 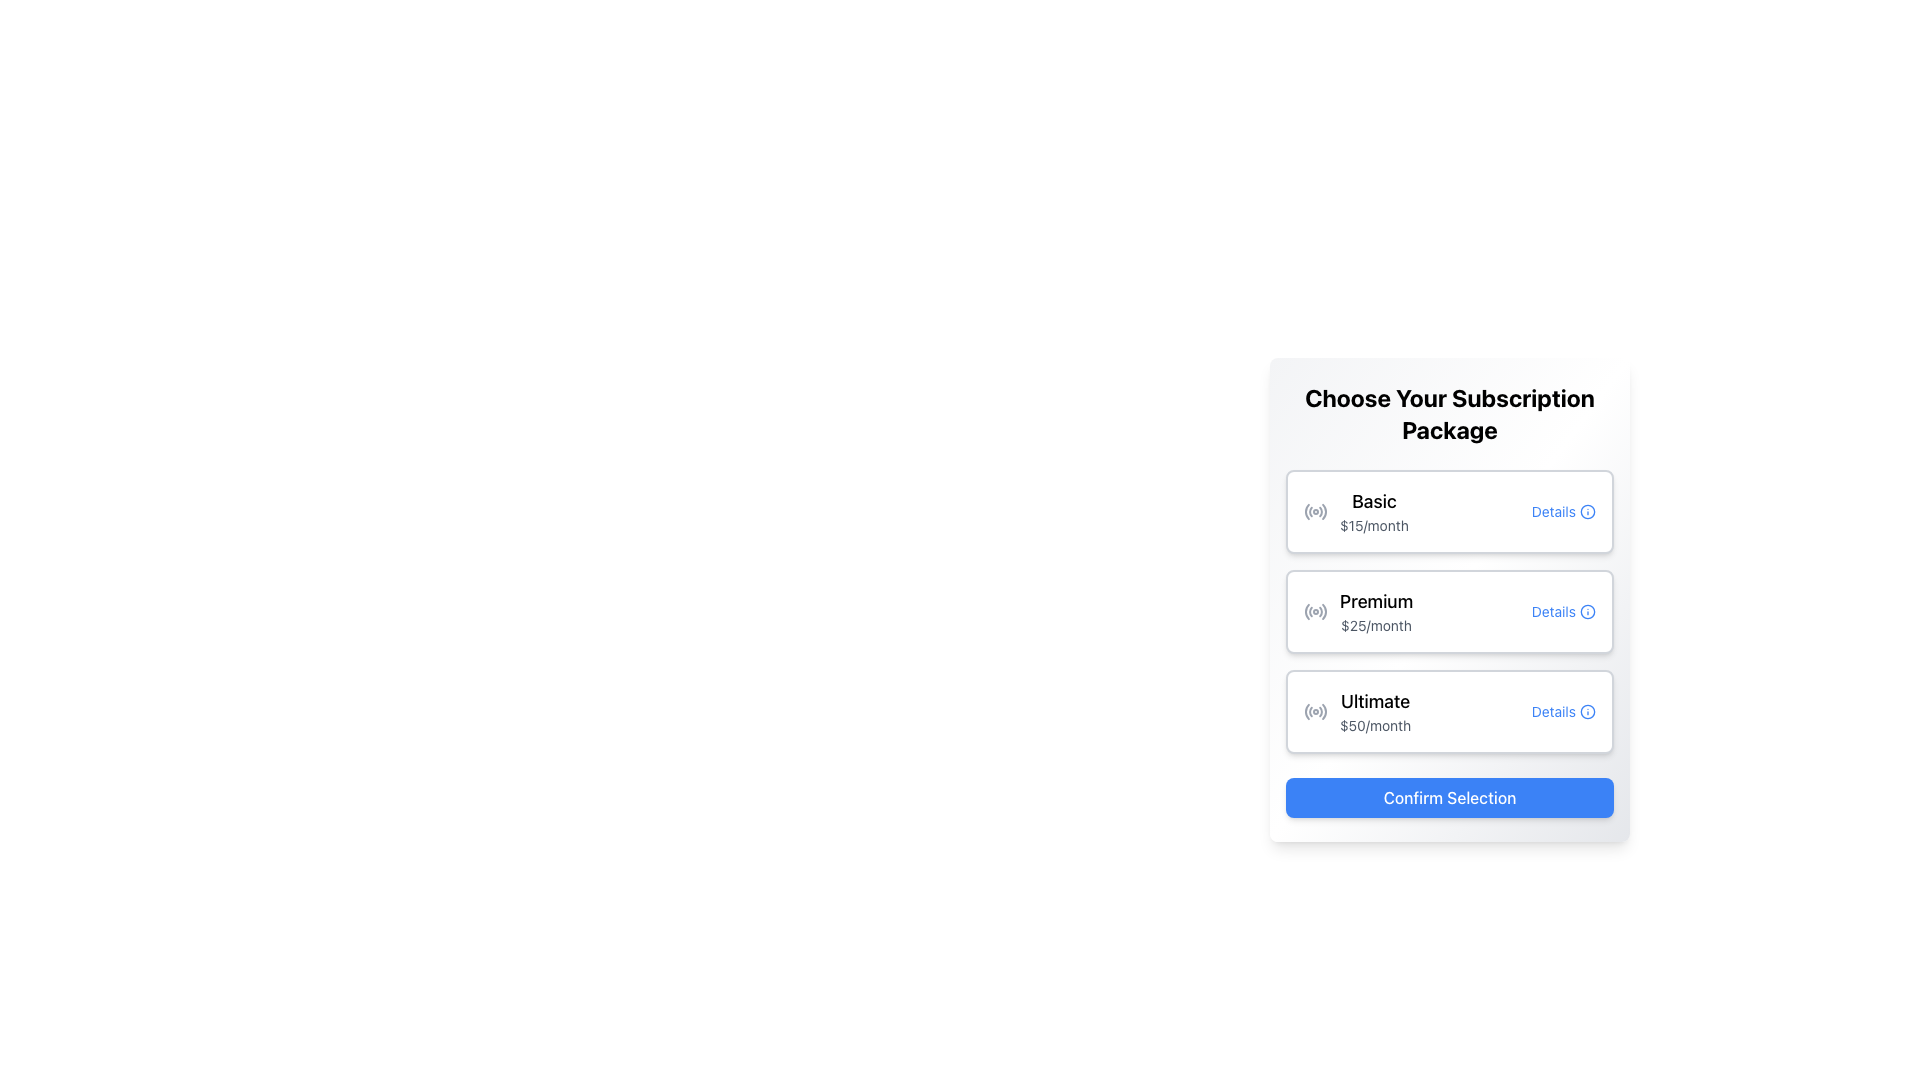 I want to click on text from the 'Ultimate' subscription package label, which displays 'Ultimate' in bold and '$50/month' in smaller text, located at the bottom of the three-tier selection list in the panel titled 'Choose Your Subscription Package.', so click(x=1374, y=711).